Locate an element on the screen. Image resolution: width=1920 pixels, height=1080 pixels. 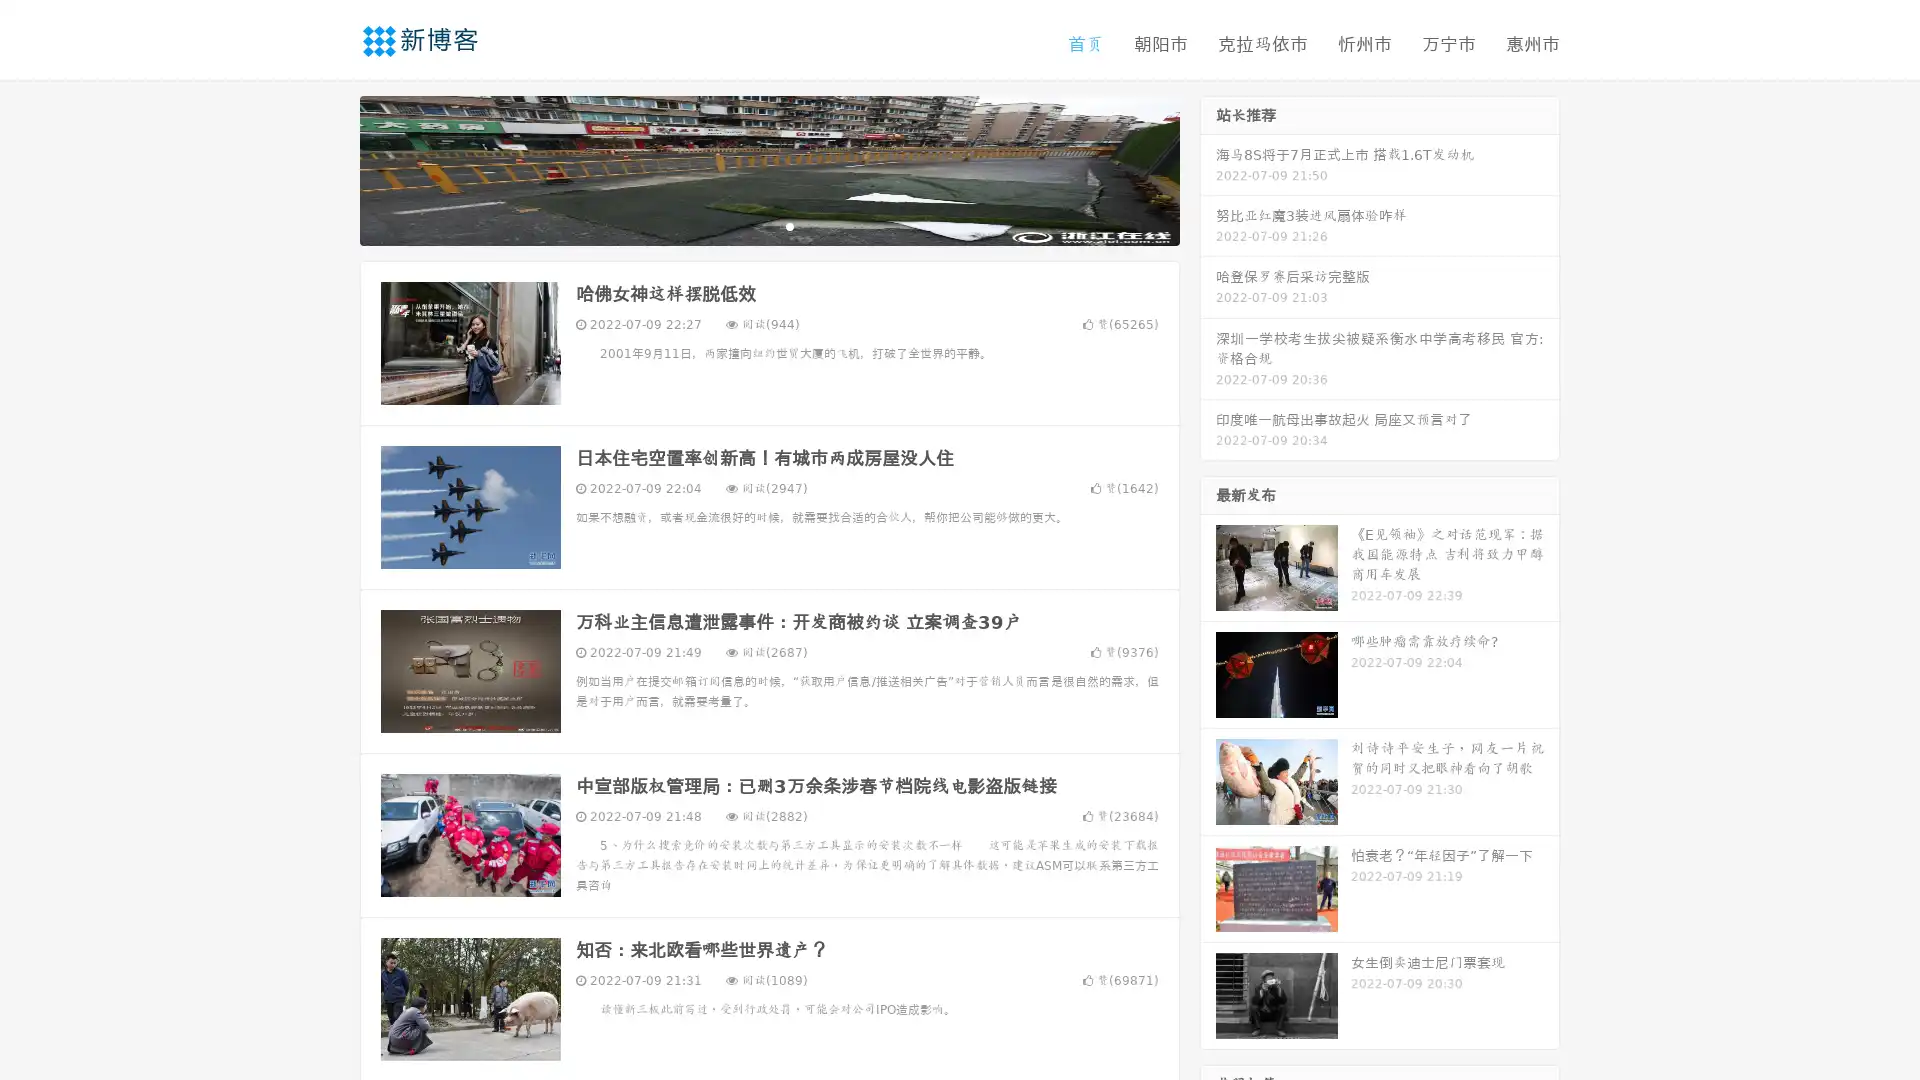
Go to slide 2 is located at coordinates (768, 225).